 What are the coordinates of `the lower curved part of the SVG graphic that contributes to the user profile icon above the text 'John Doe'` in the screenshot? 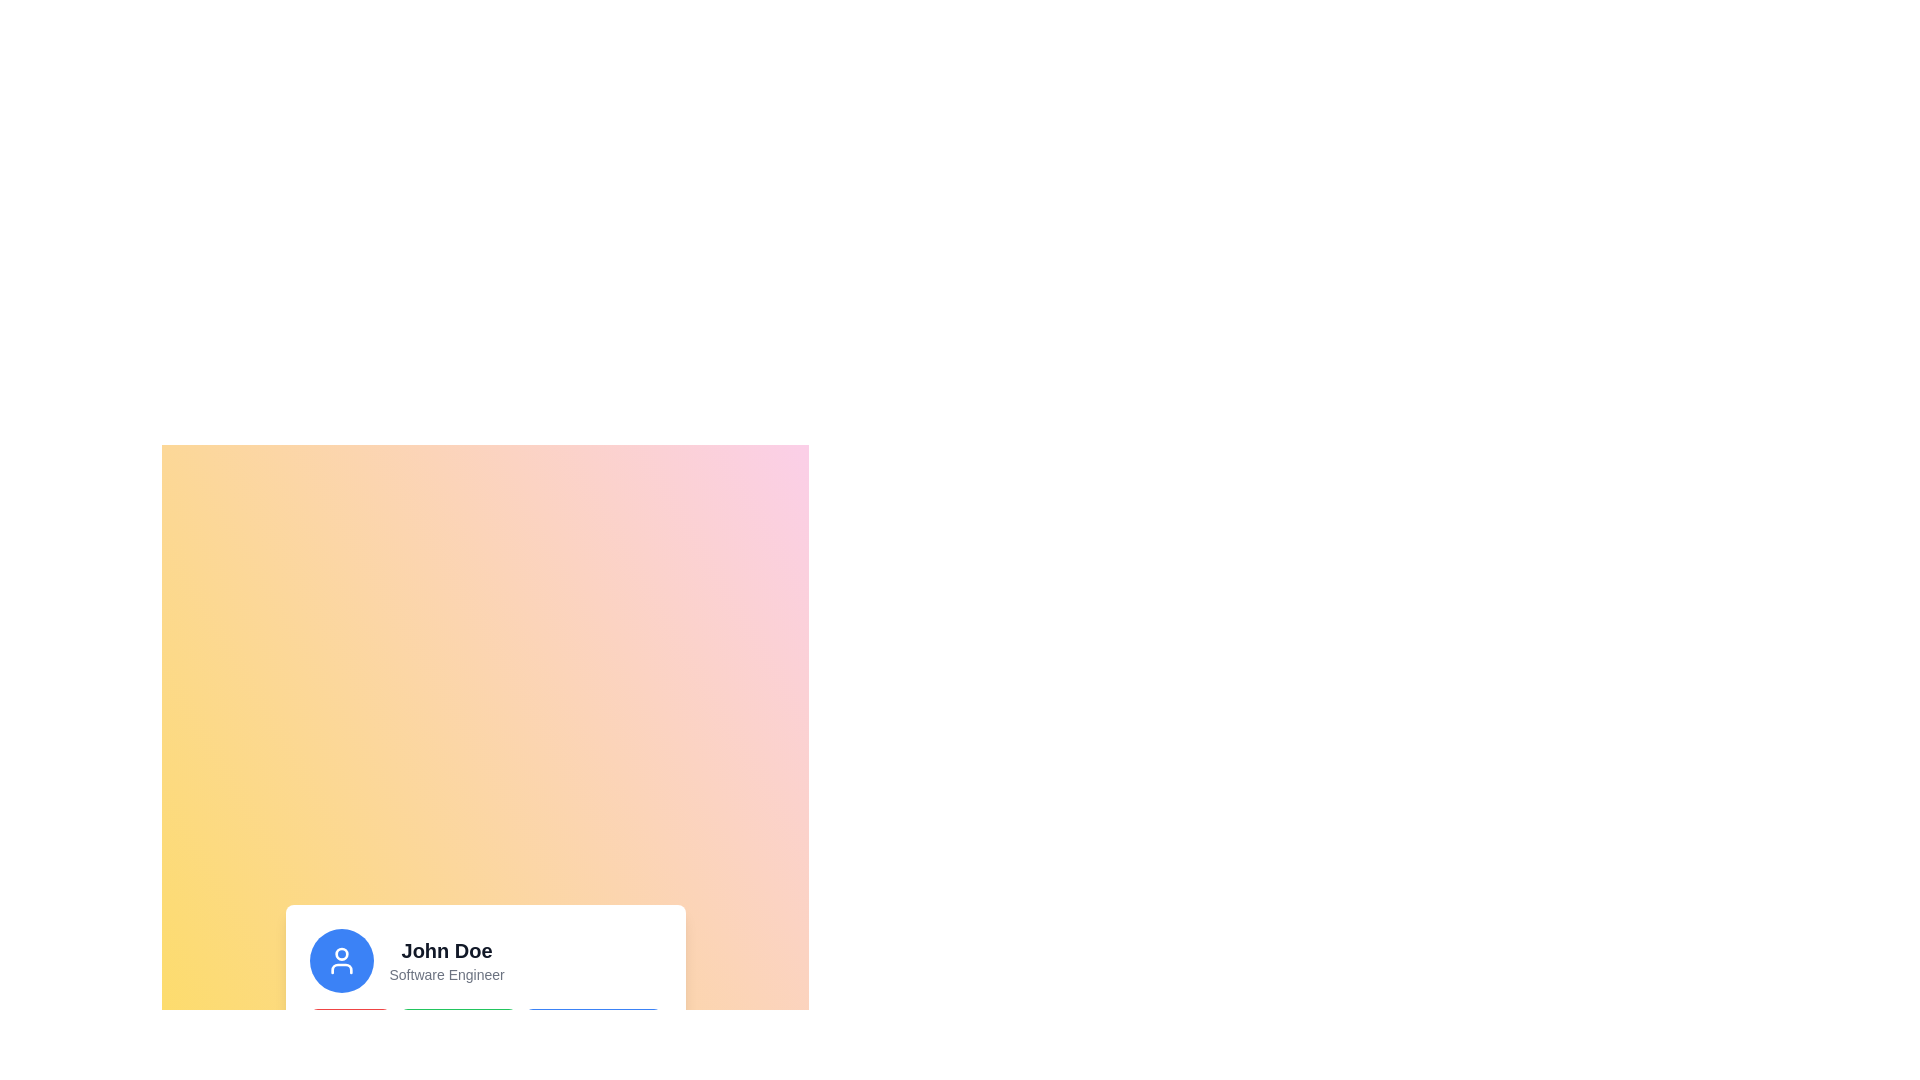 It's located at (341, 967).